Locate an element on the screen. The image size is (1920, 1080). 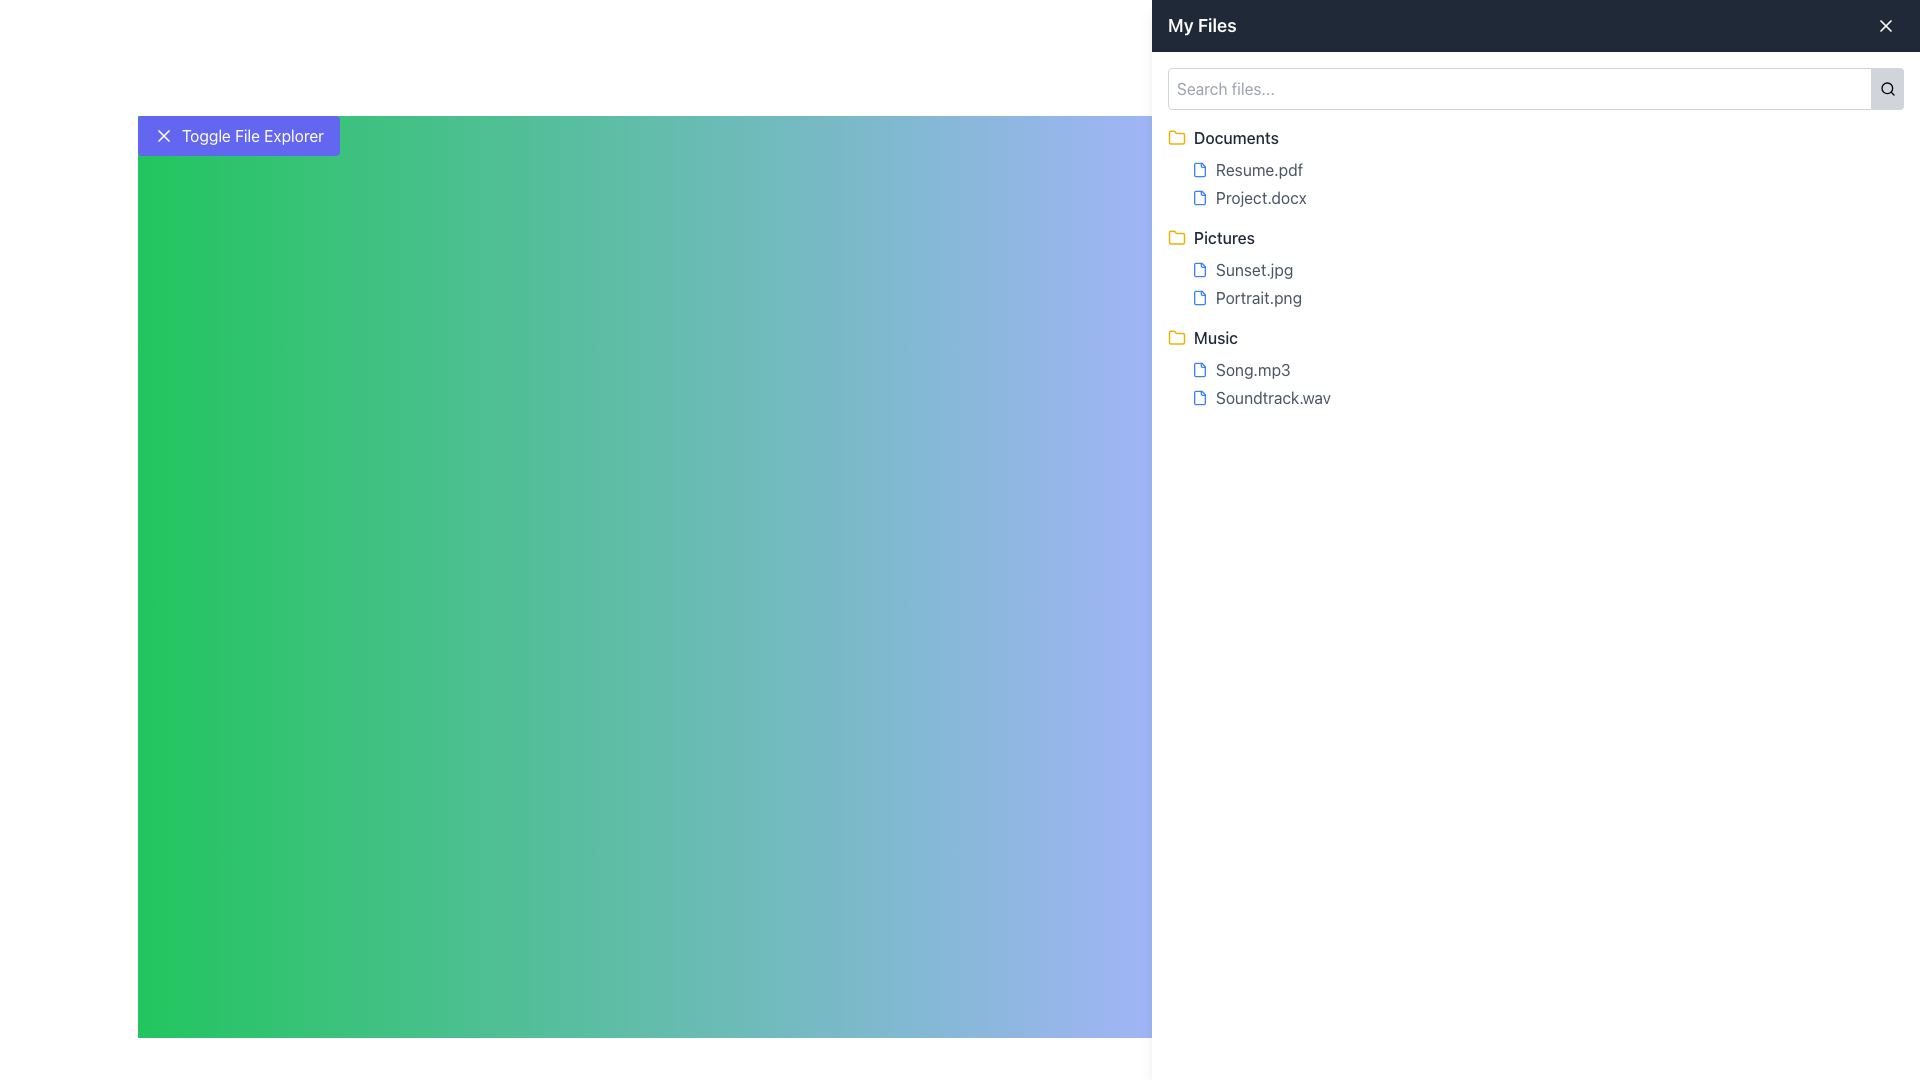
the small circular magnifying glass icon in the upper-right corner of the 'My Files' panel is located at coordinates (1886, 87).